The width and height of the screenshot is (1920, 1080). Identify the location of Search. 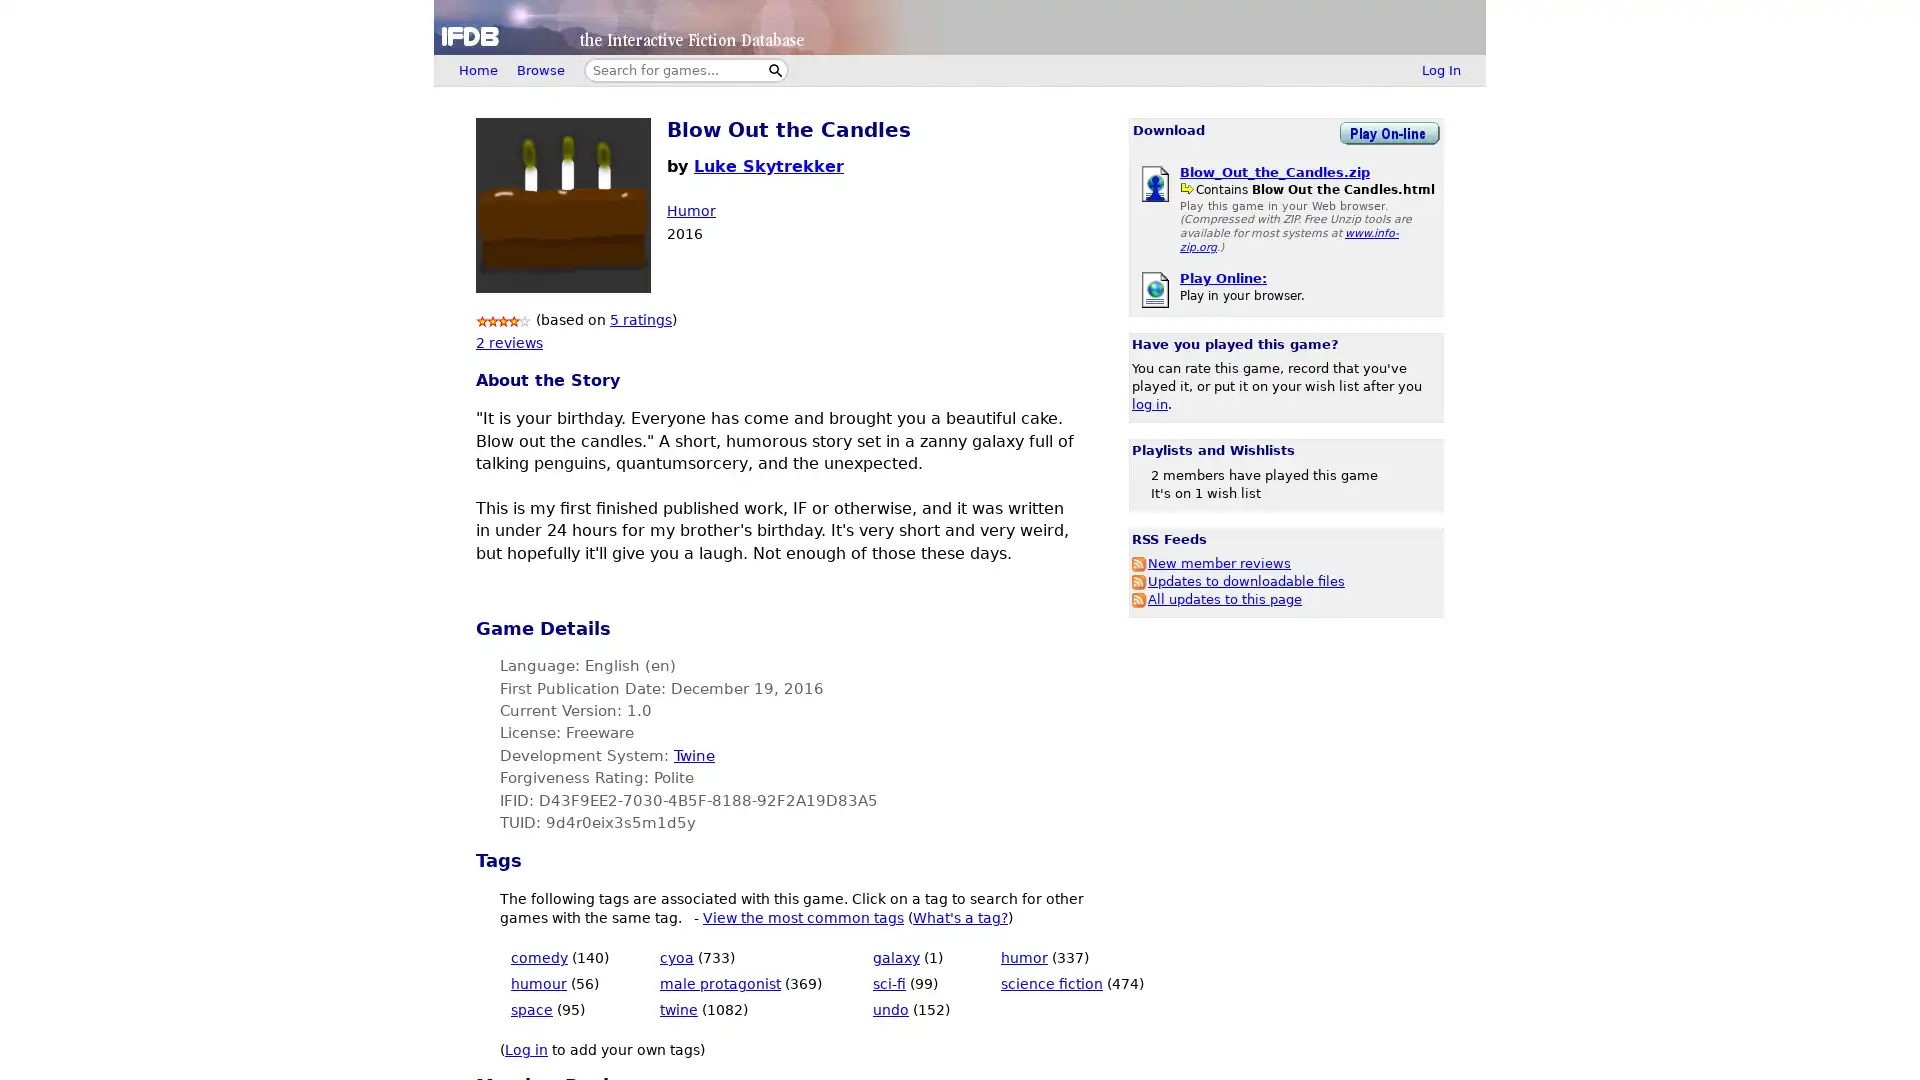
(774, 68).